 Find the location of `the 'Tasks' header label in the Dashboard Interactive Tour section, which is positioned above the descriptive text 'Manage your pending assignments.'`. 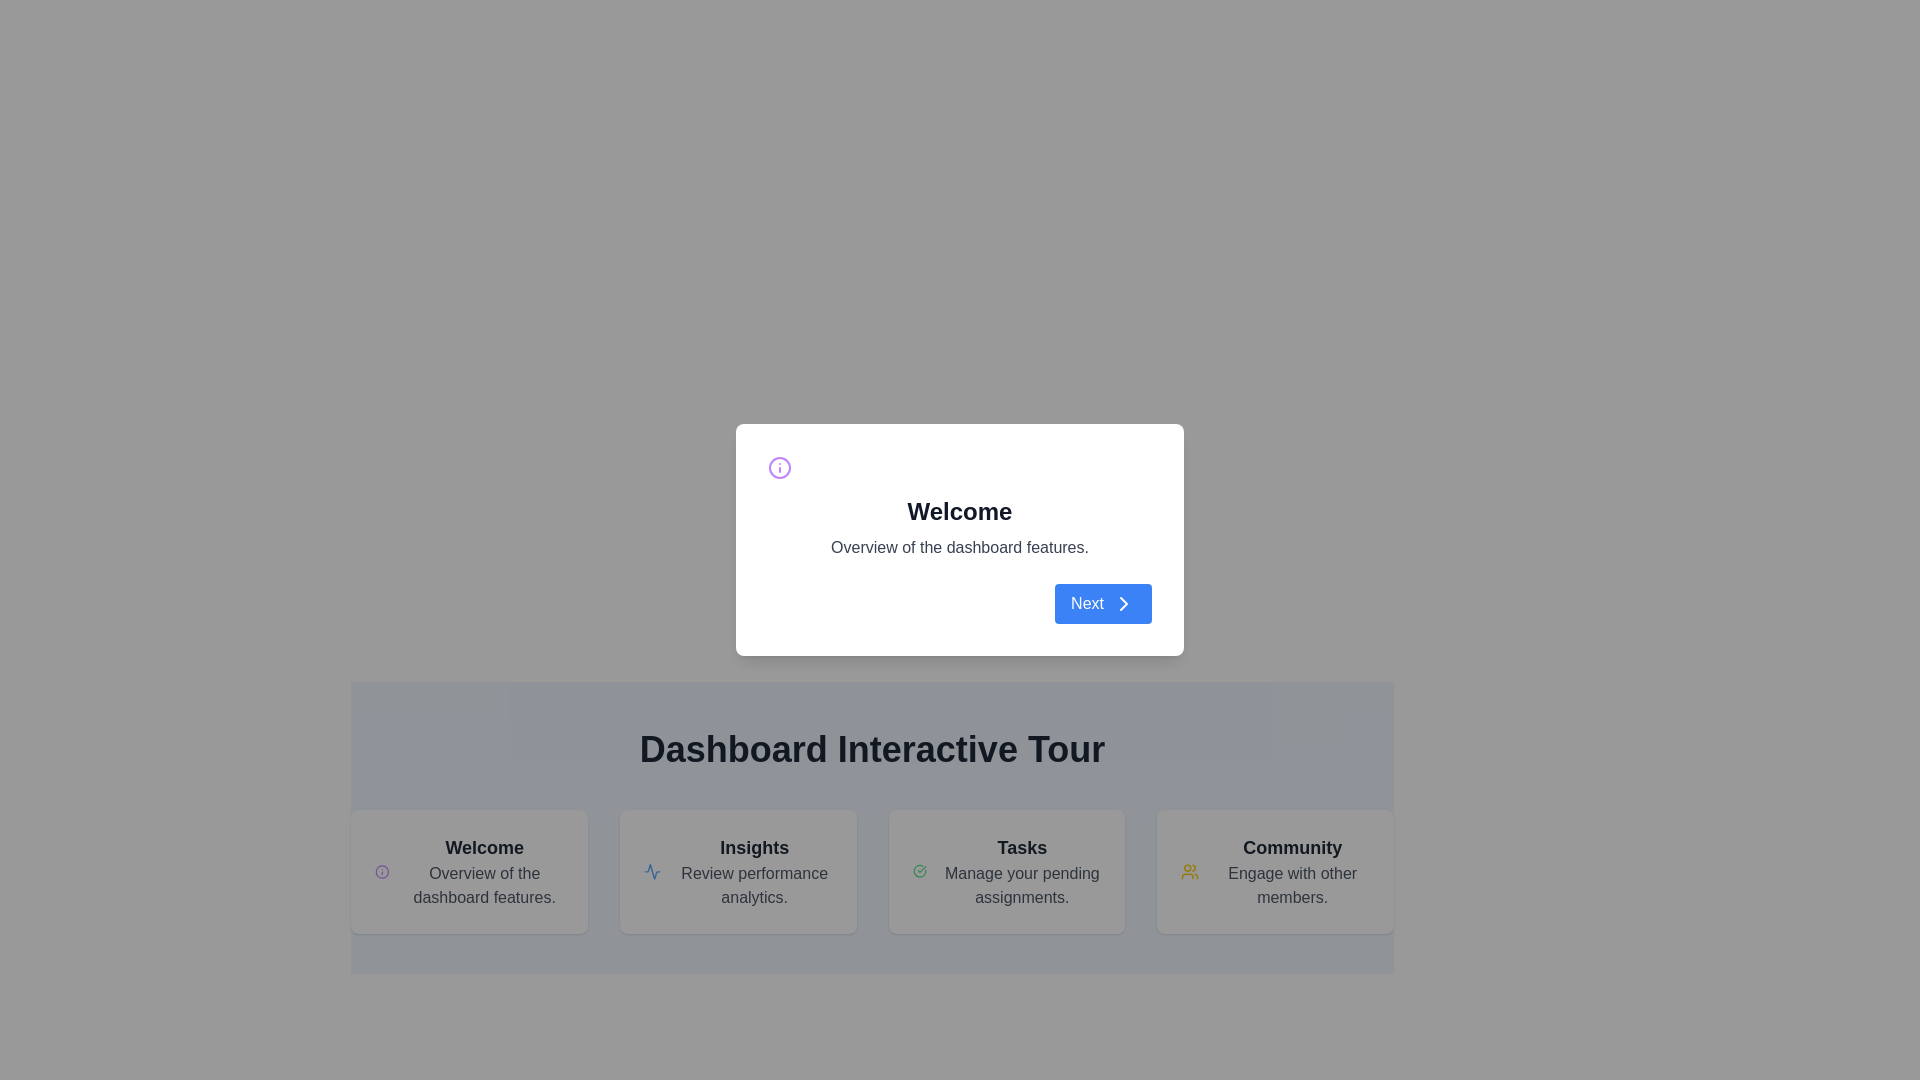

the 'Tasks' header label in the Dashboard Interactive Tour section, which is positioned above the descriptive text 'Manage your pending assignments.' is located at coordinates (1022, 848).